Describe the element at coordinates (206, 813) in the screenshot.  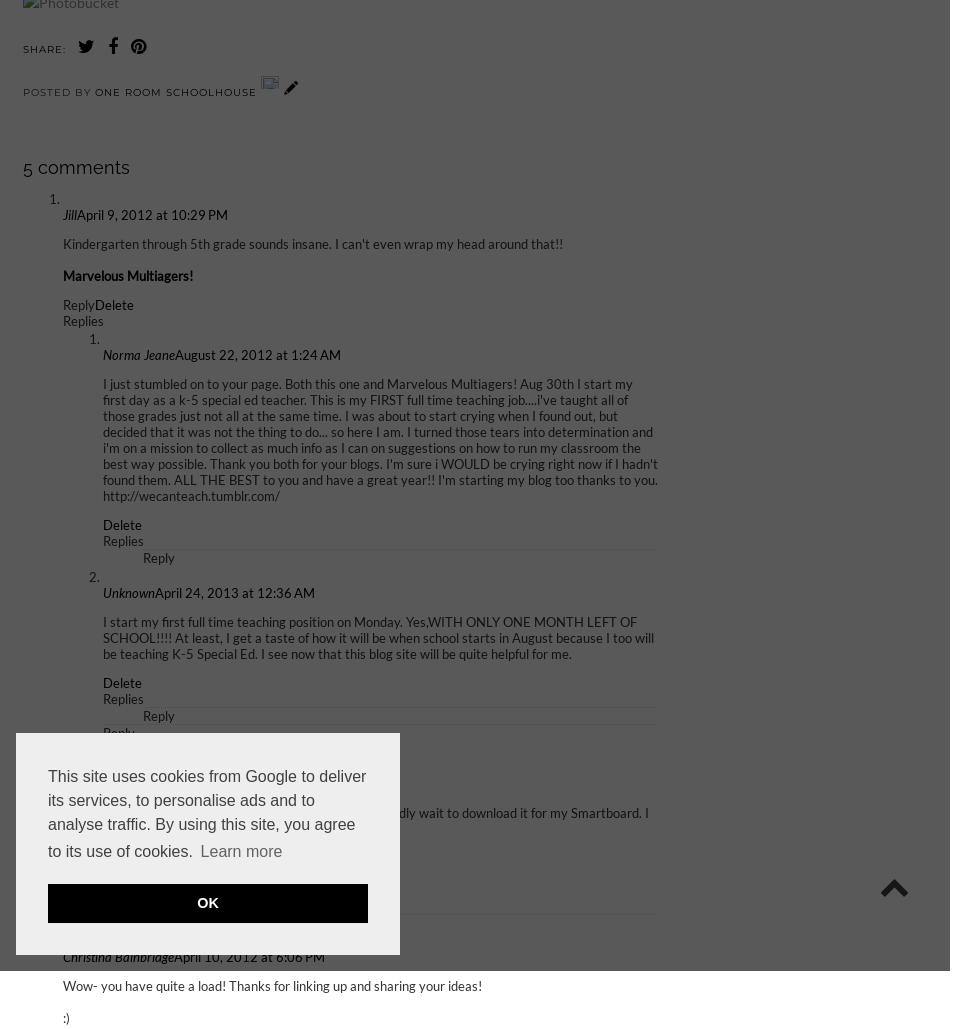
I see `'This site uses cookies from Google to deliver its services, to personalise ads and to analyse traffic. By using this site, you agree to its use of cookies.'` at that location.